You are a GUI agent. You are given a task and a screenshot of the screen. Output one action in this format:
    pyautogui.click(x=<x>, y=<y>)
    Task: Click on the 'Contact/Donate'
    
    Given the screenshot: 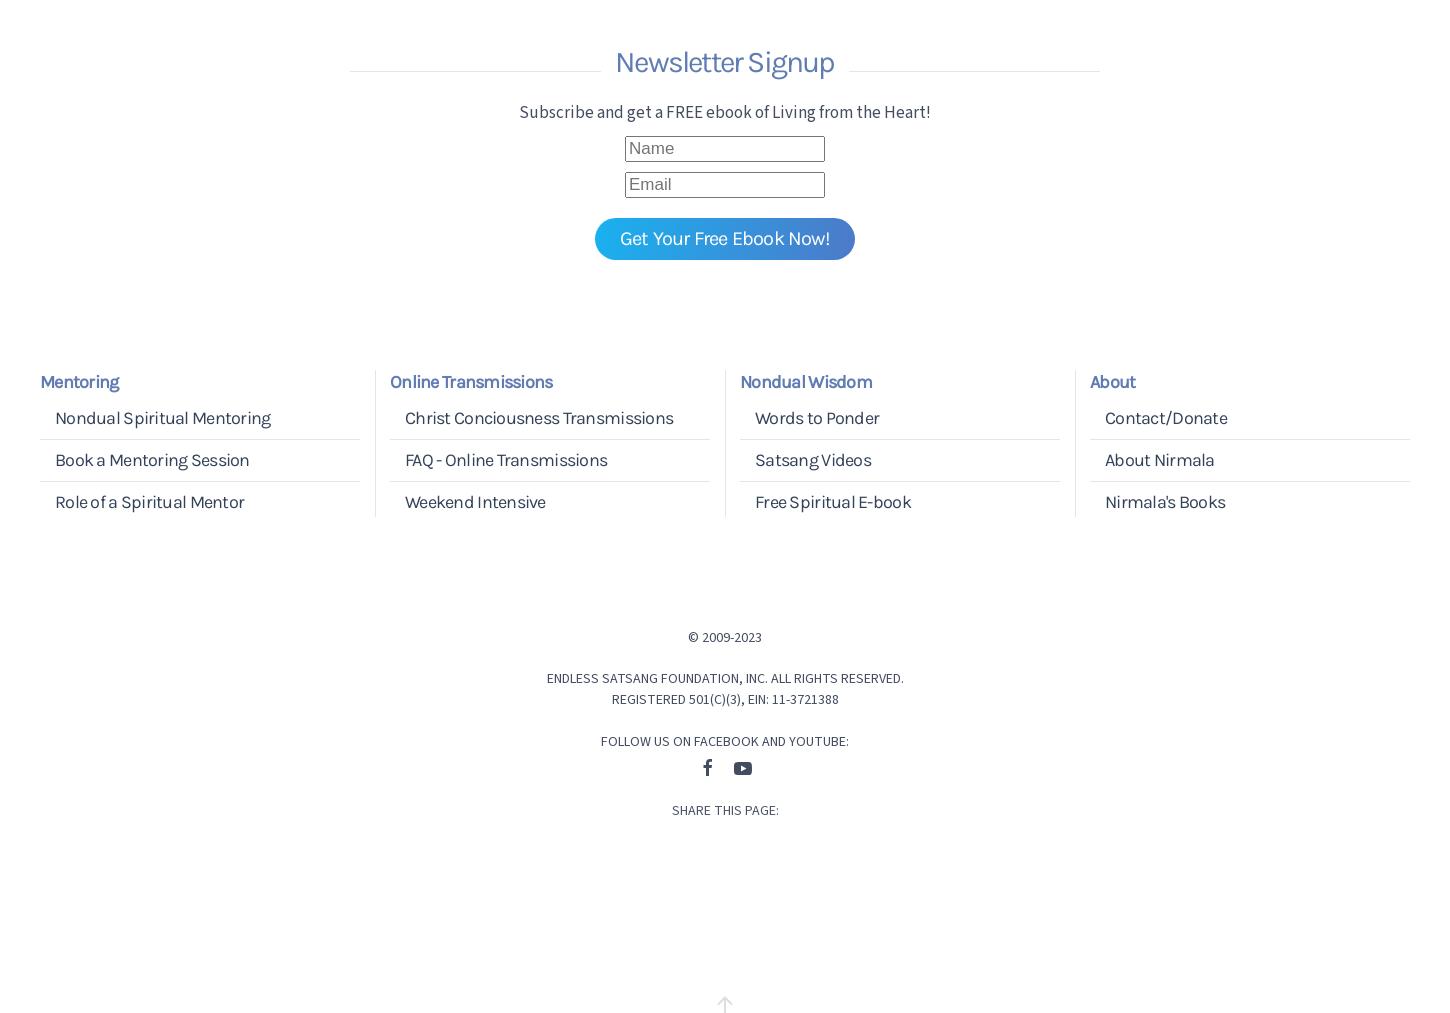 What is the action you would take?
    pyautogui.click(x=1164, y=415)
    